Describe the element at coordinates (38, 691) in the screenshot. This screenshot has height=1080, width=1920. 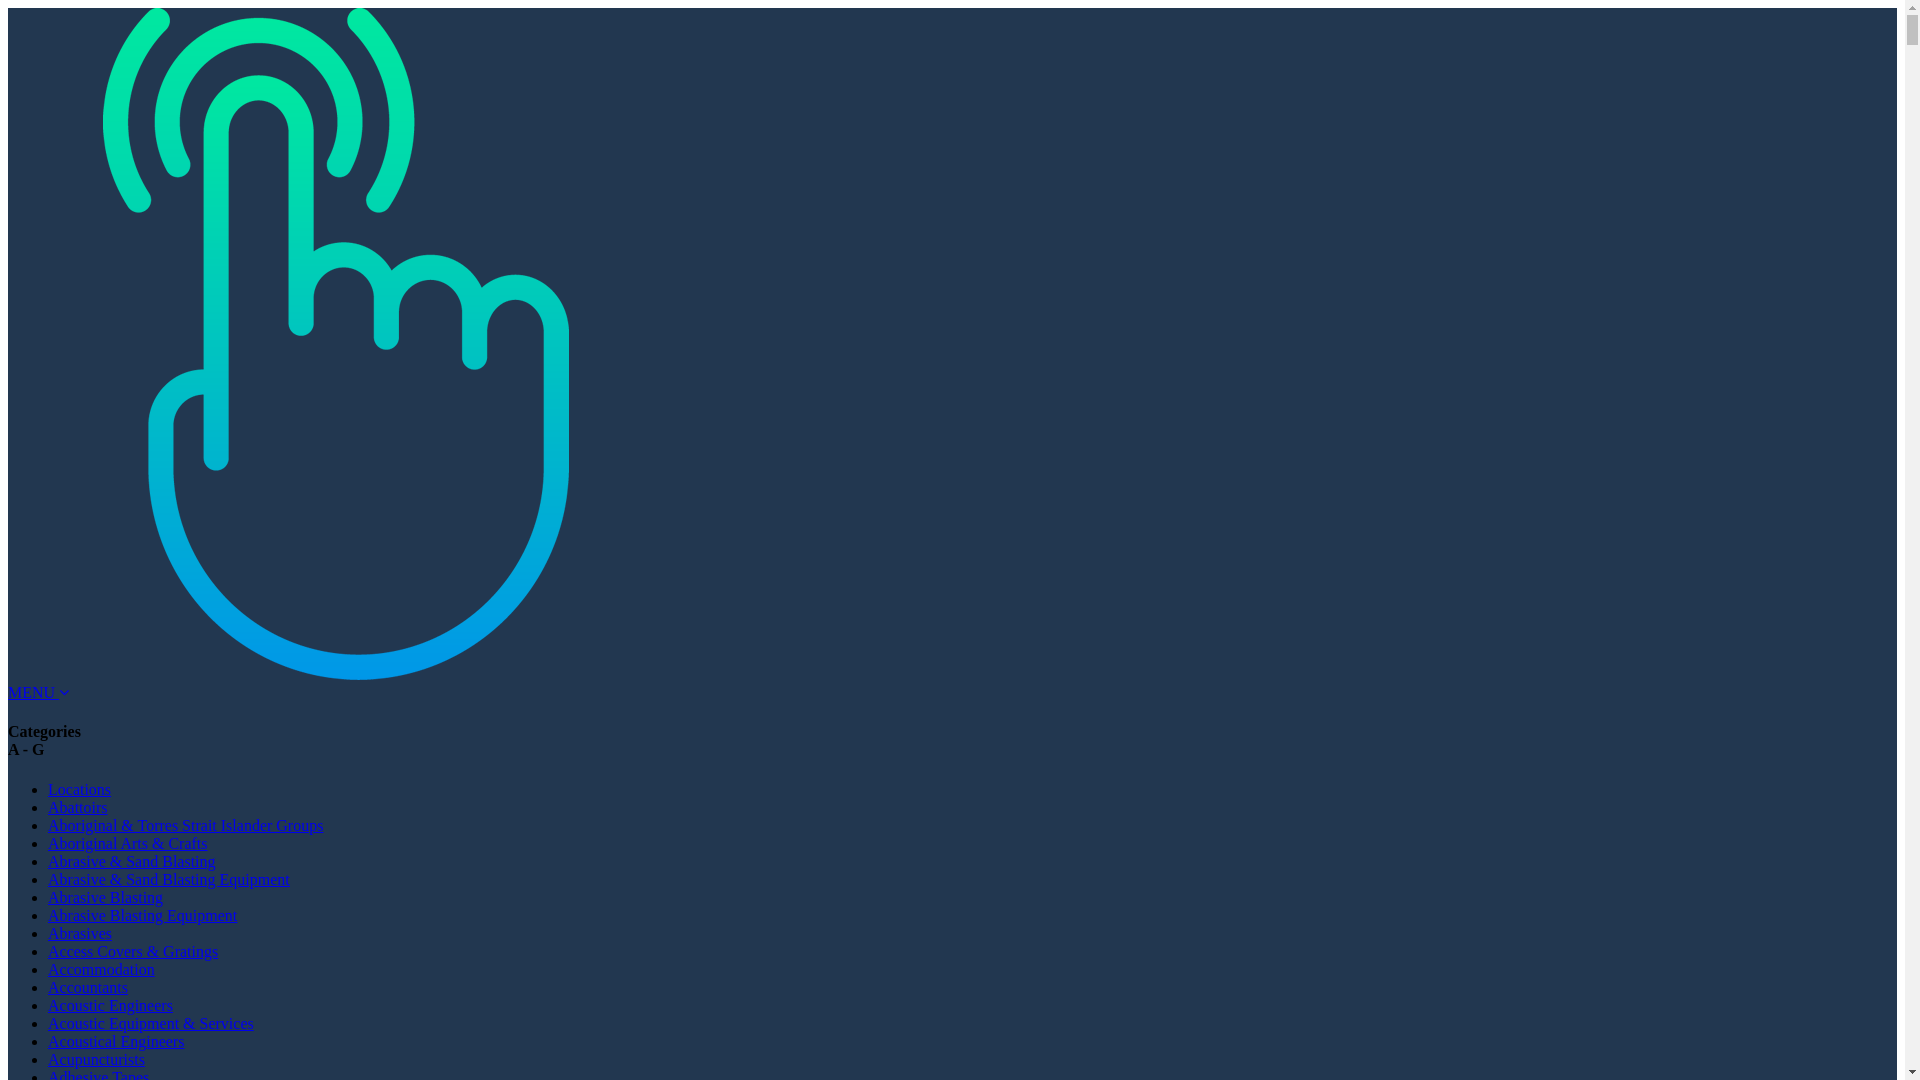
I see `'MENU'` at that location.